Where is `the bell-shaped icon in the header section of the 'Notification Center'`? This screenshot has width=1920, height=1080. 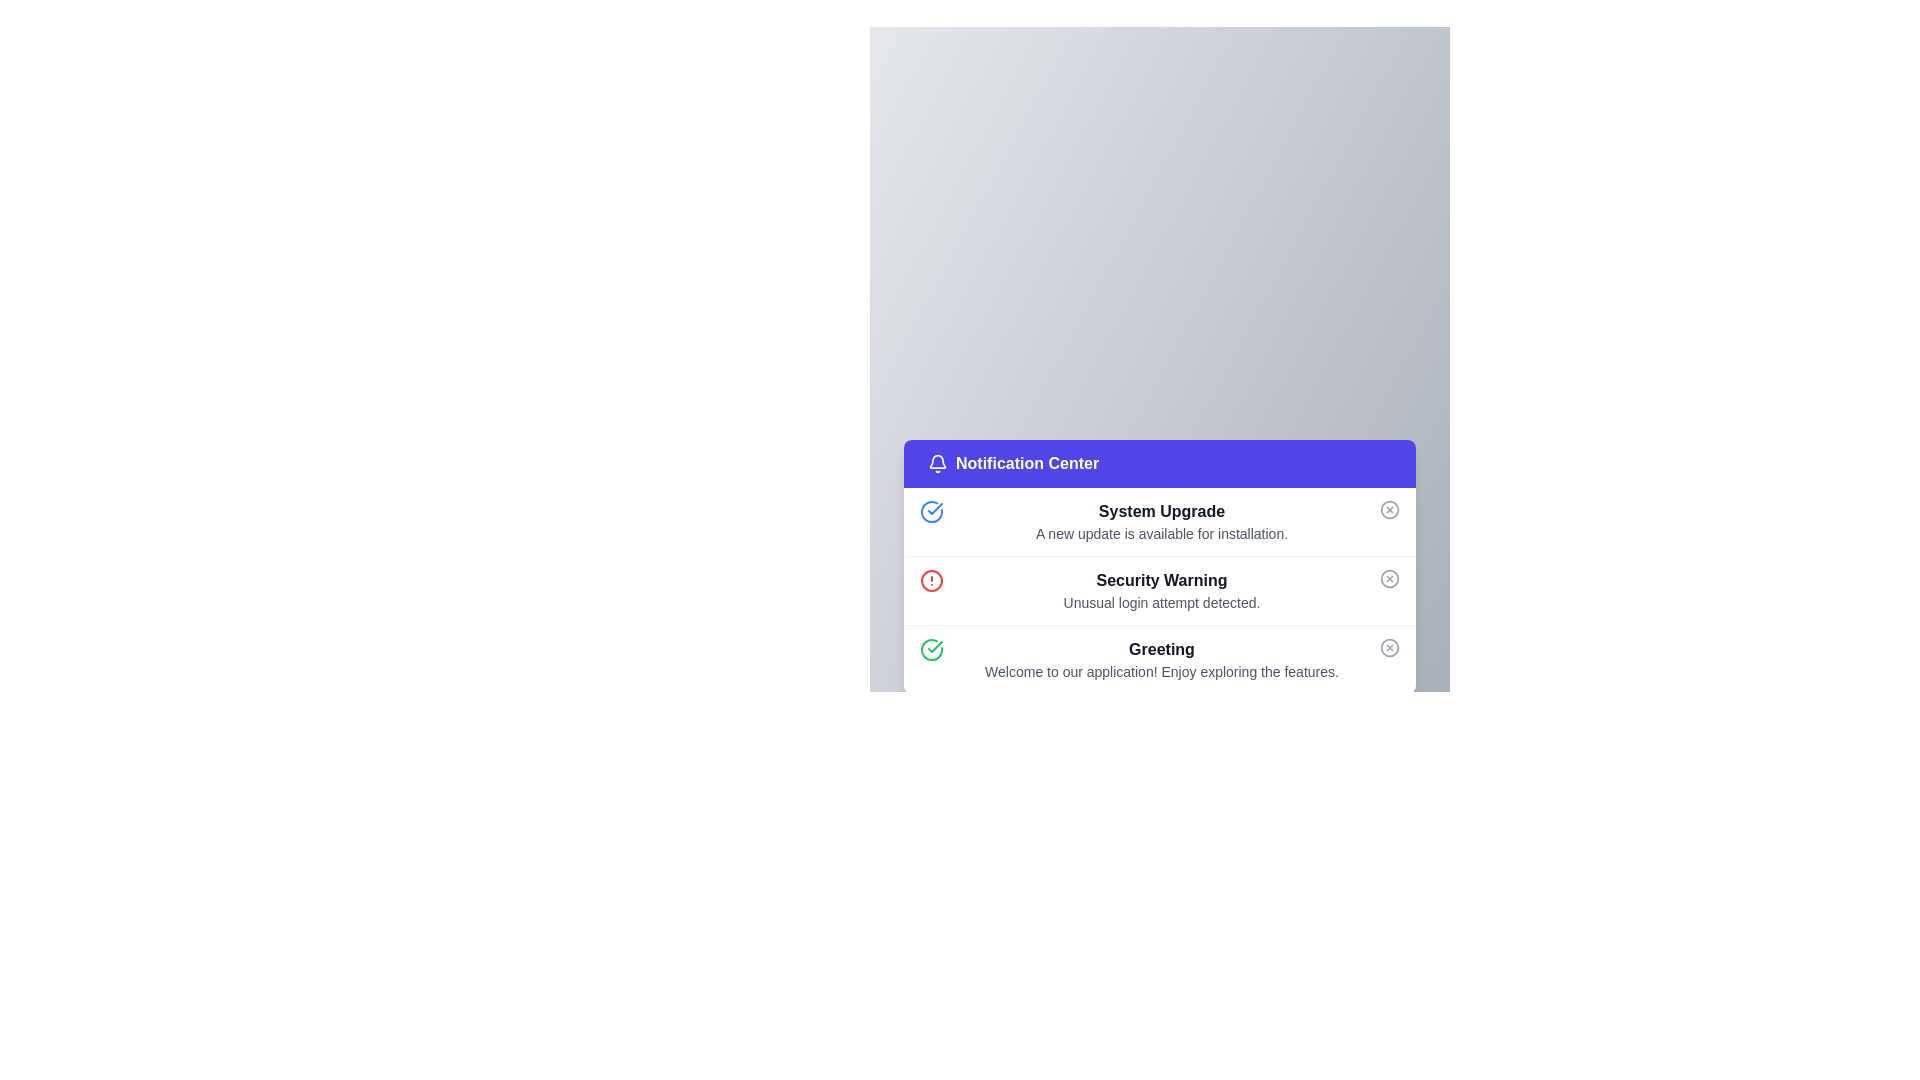
the bell-shaped icon in the header section of the 'Notification Center' is located at coordinates (936, 463).